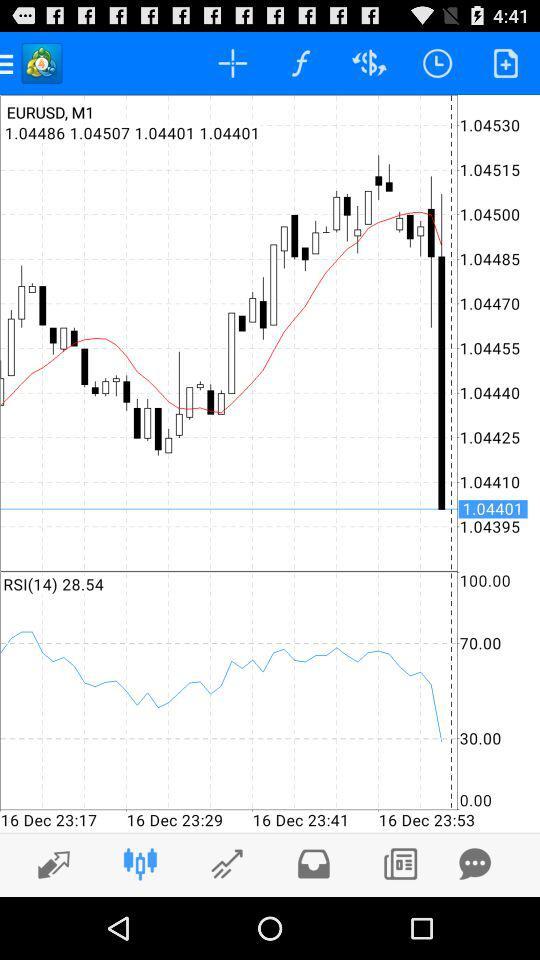 This screenshot has height=960, width=540. Describe the element at coordinates (400, 863) in the screenshot. I see `the right bottom button` at that location.